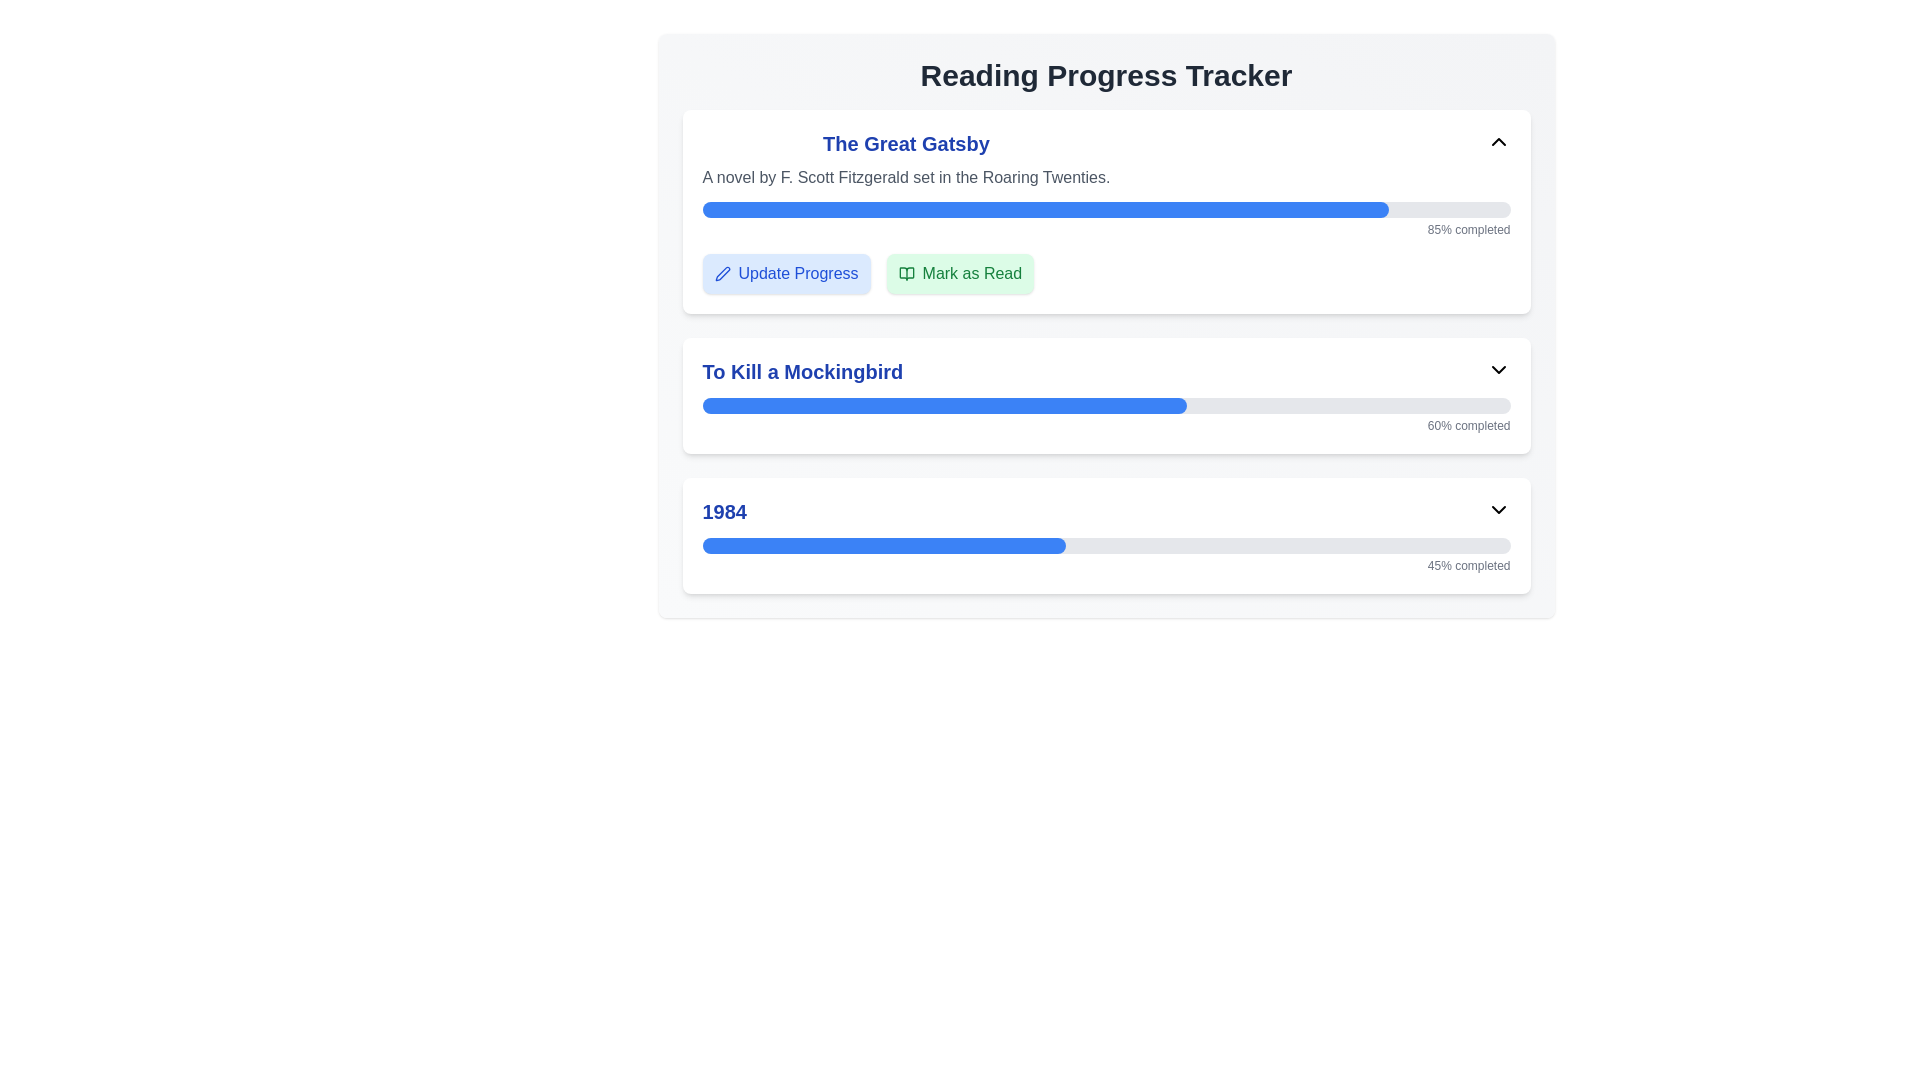  Describe the element at coordinates (1105, 555) in the screenshot. I see `completion text '45% completed' from the progress bar located under the title '1984'` at that location.